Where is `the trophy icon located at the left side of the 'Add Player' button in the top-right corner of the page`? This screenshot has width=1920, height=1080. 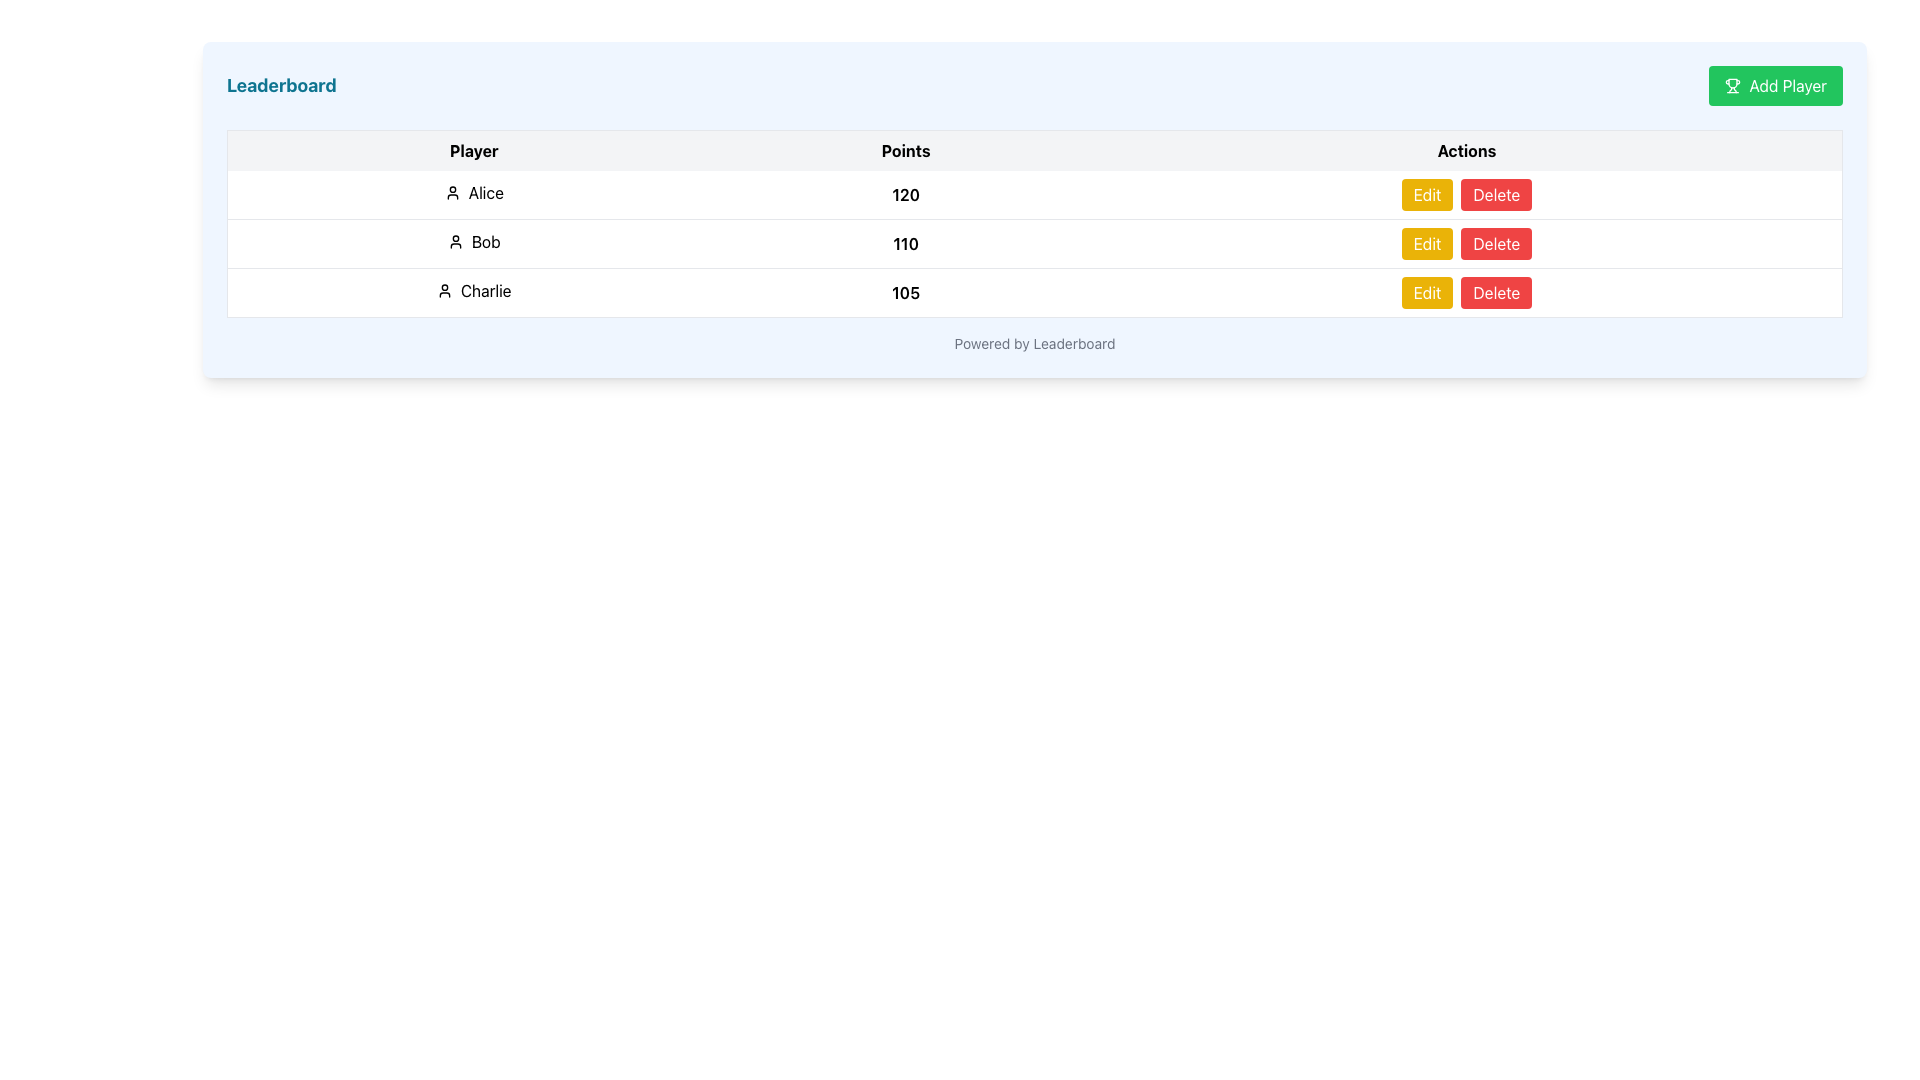
the trophy icon located at the left side of the 'Add Player' button in the top-right corner of the page is located at coordinates (1732, 84).